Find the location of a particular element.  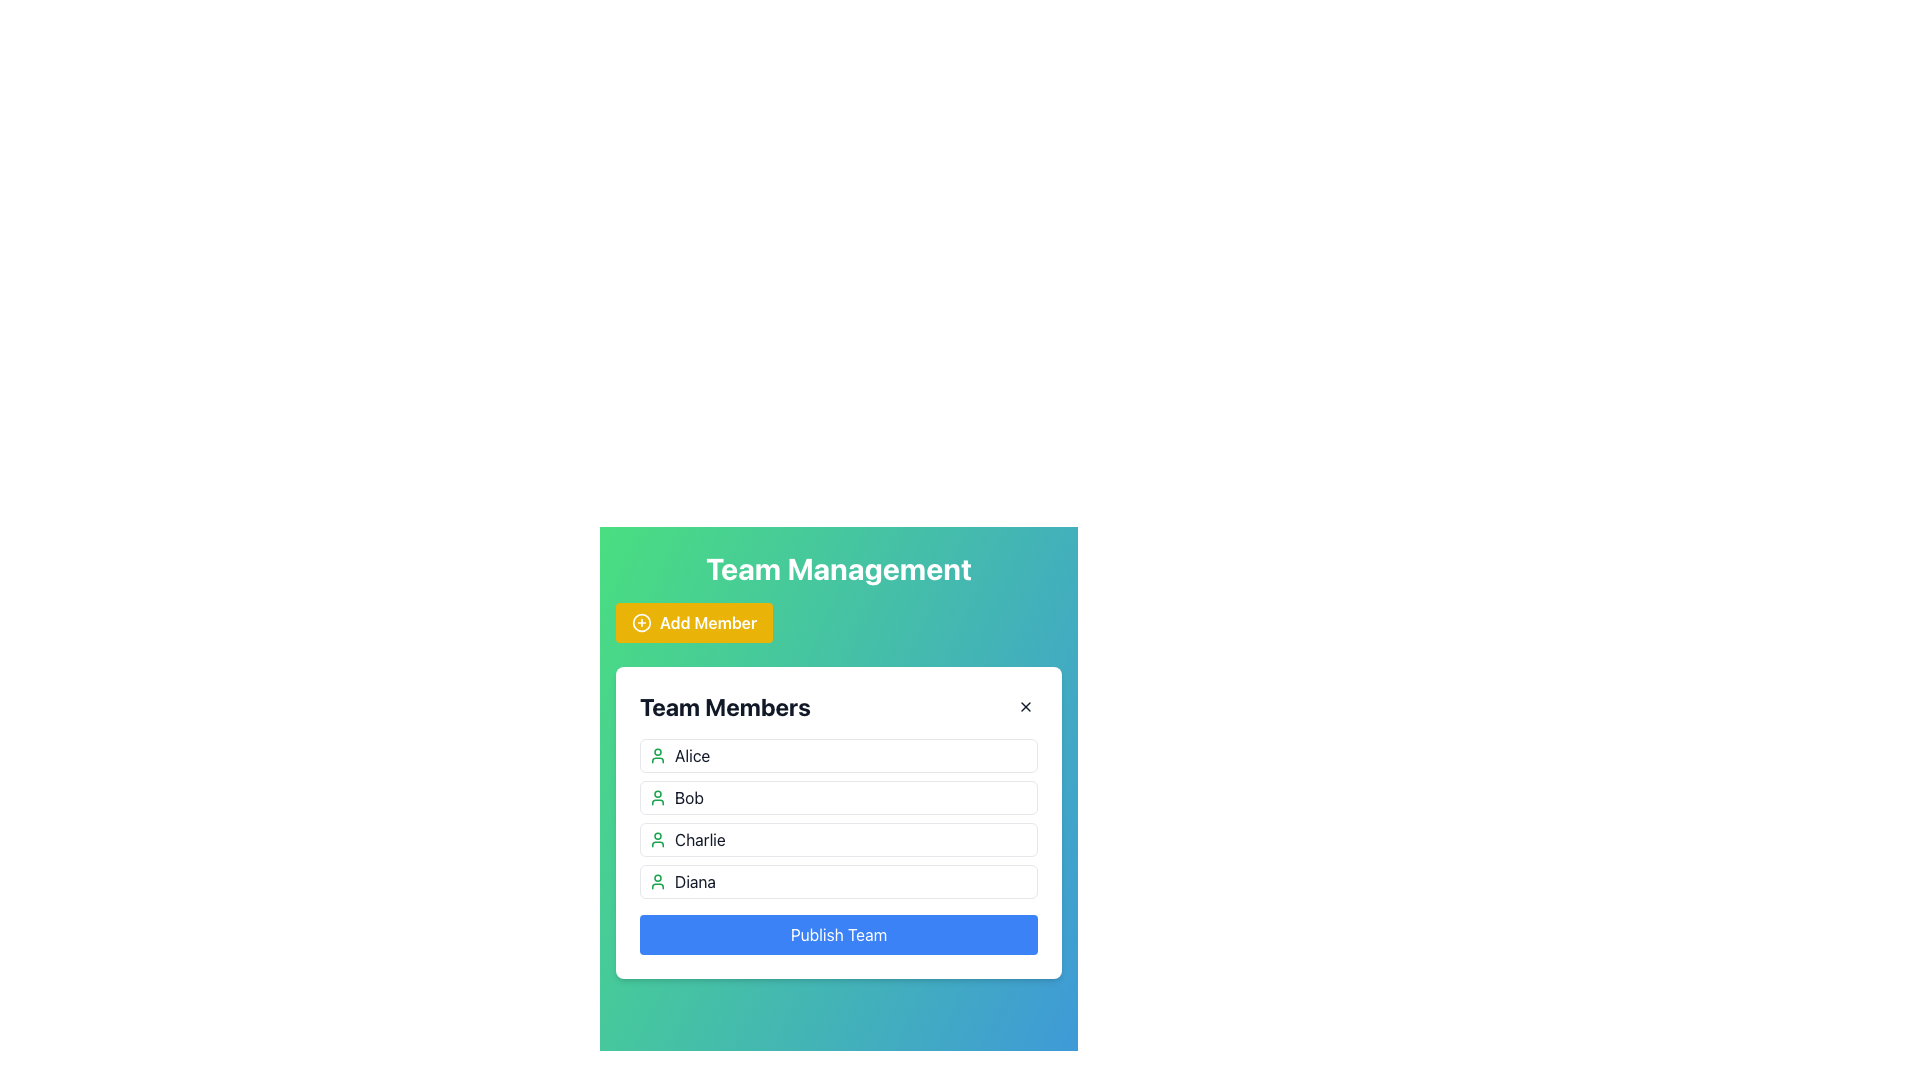

the user profile icon representing 'Diana' is located at coordinates (657, 881).